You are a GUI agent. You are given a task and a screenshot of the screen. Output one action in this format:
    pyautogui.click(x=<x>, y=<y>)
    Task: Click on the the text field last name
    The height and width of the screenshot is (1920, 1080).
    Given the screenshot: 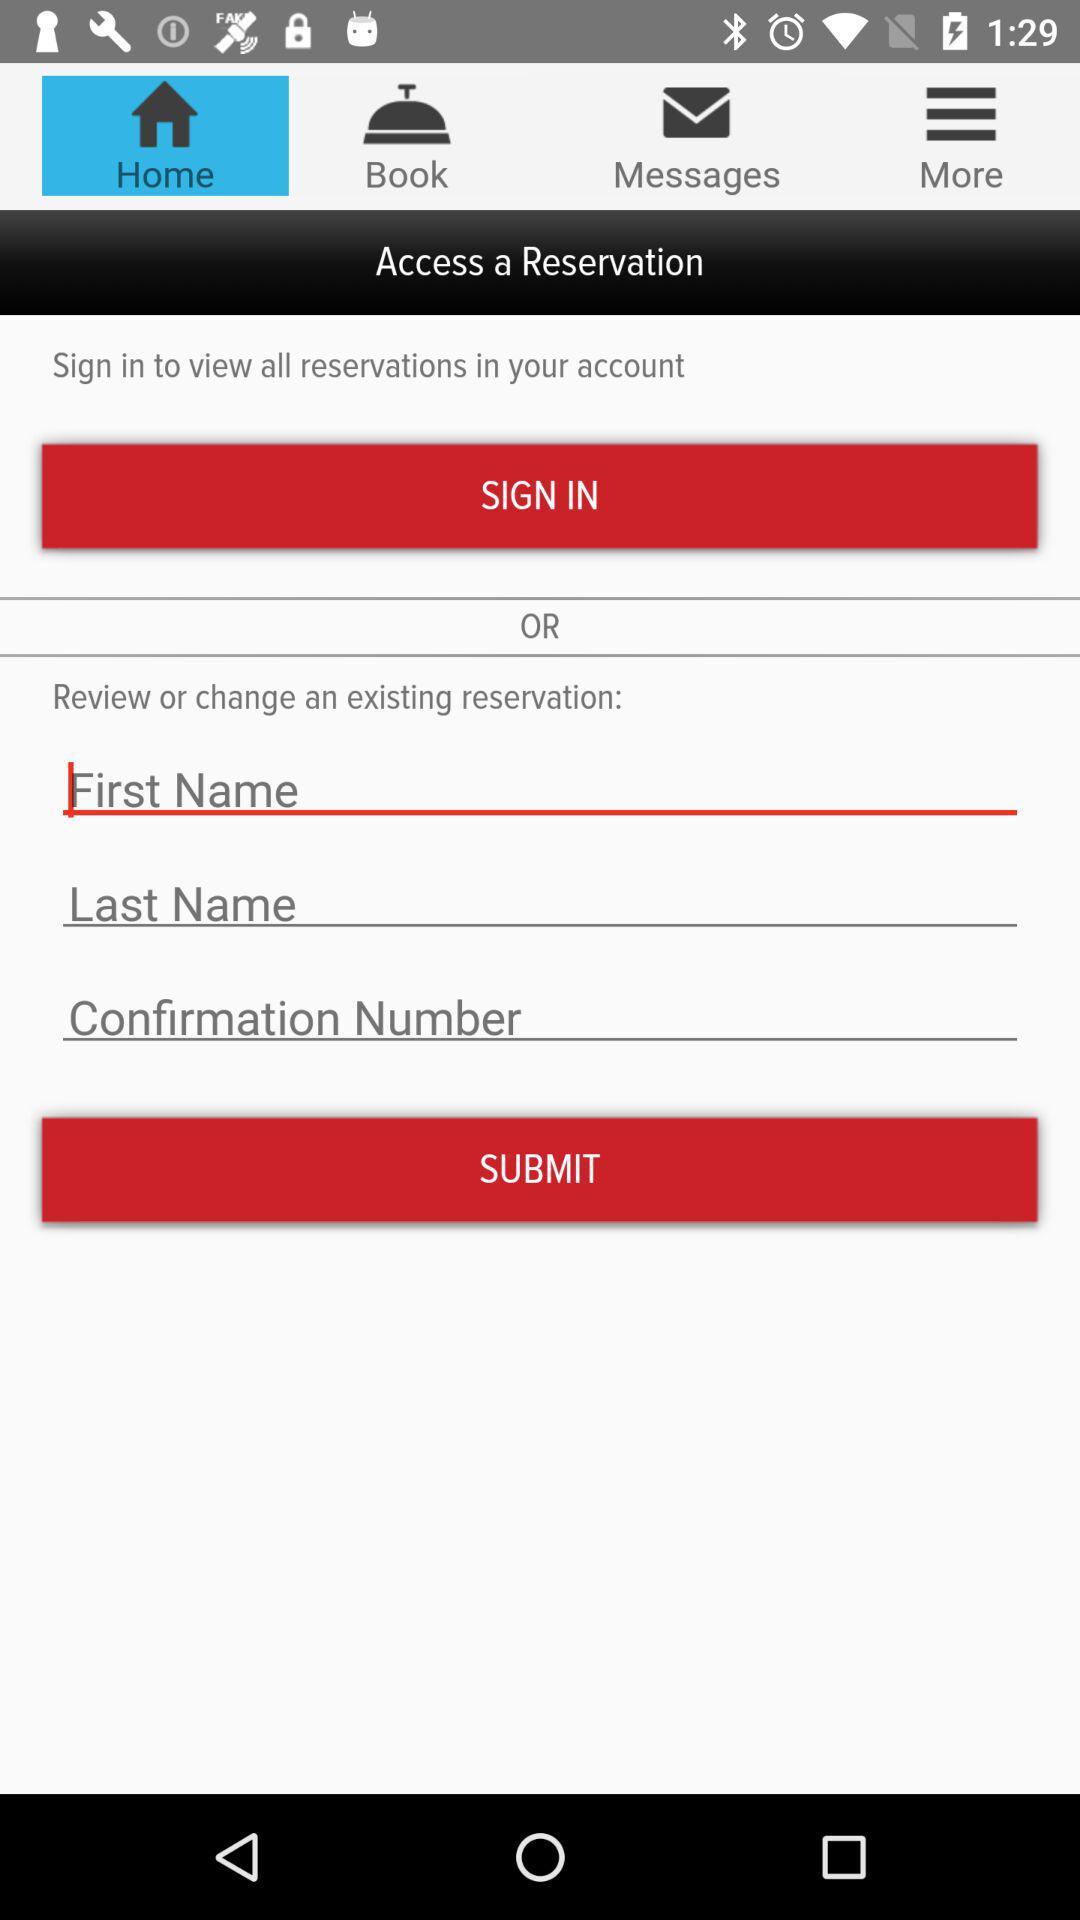 What is the action you would take?
    pyautogui.click(x=540, y=902)
    